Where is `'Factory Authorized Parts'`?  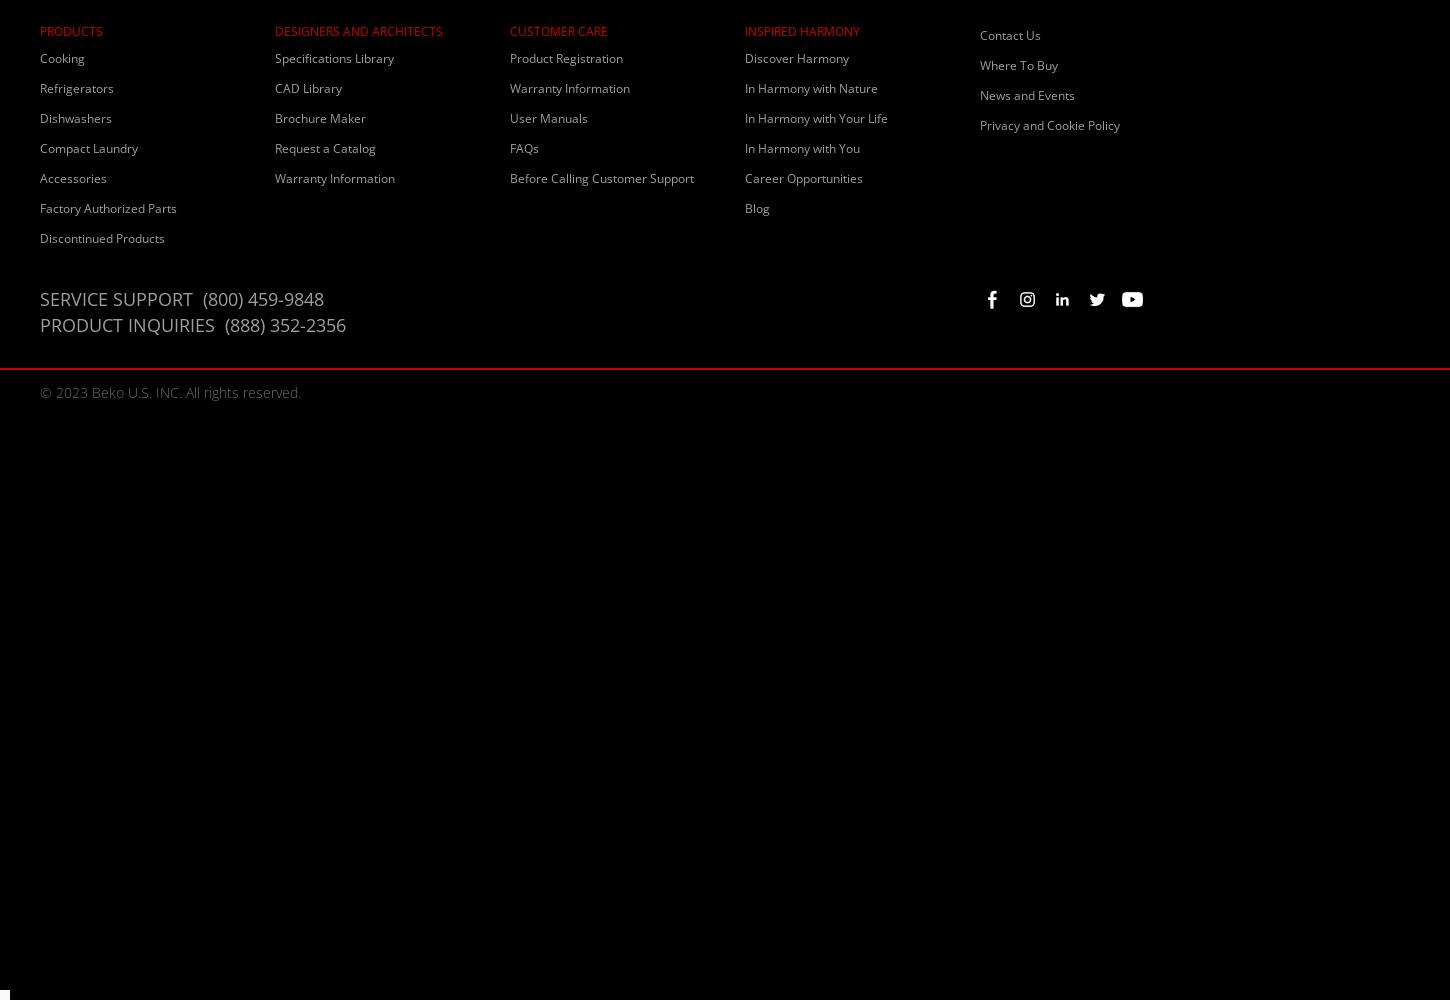
'Factory Authorized Parts' is located at coordinates (108, 207).